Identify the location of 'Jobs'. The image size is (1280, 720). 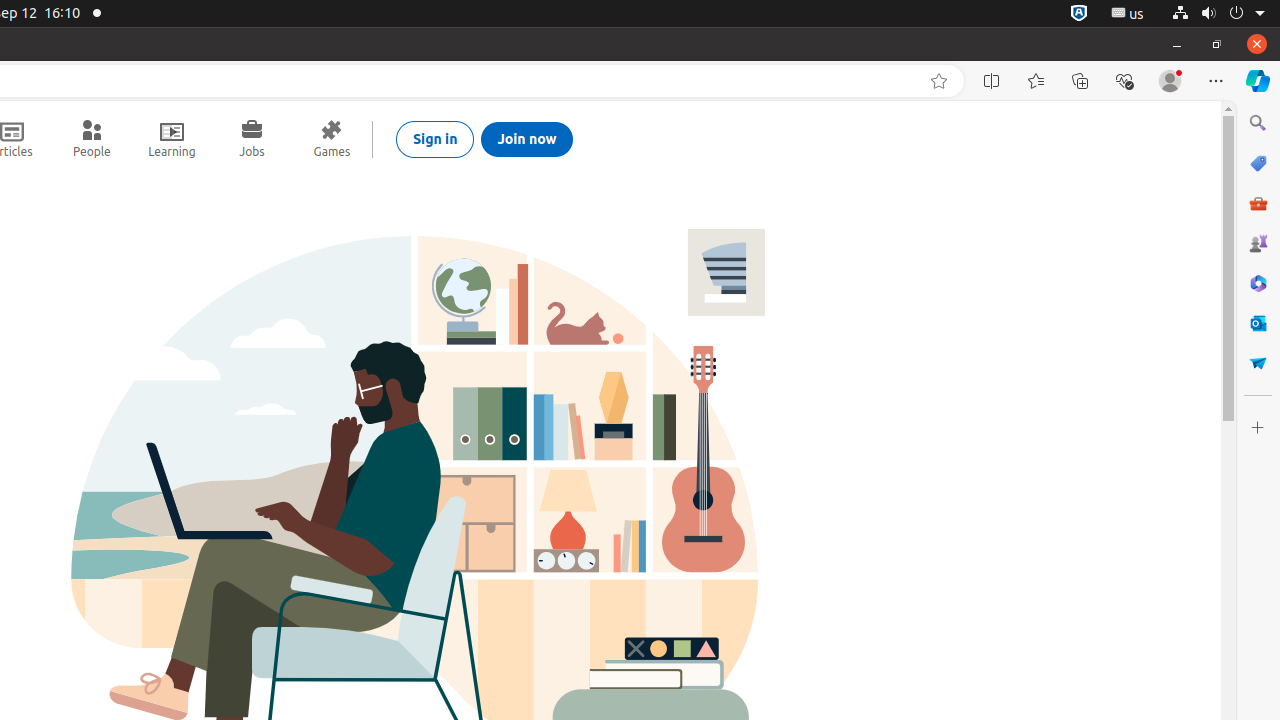
(250, 138).